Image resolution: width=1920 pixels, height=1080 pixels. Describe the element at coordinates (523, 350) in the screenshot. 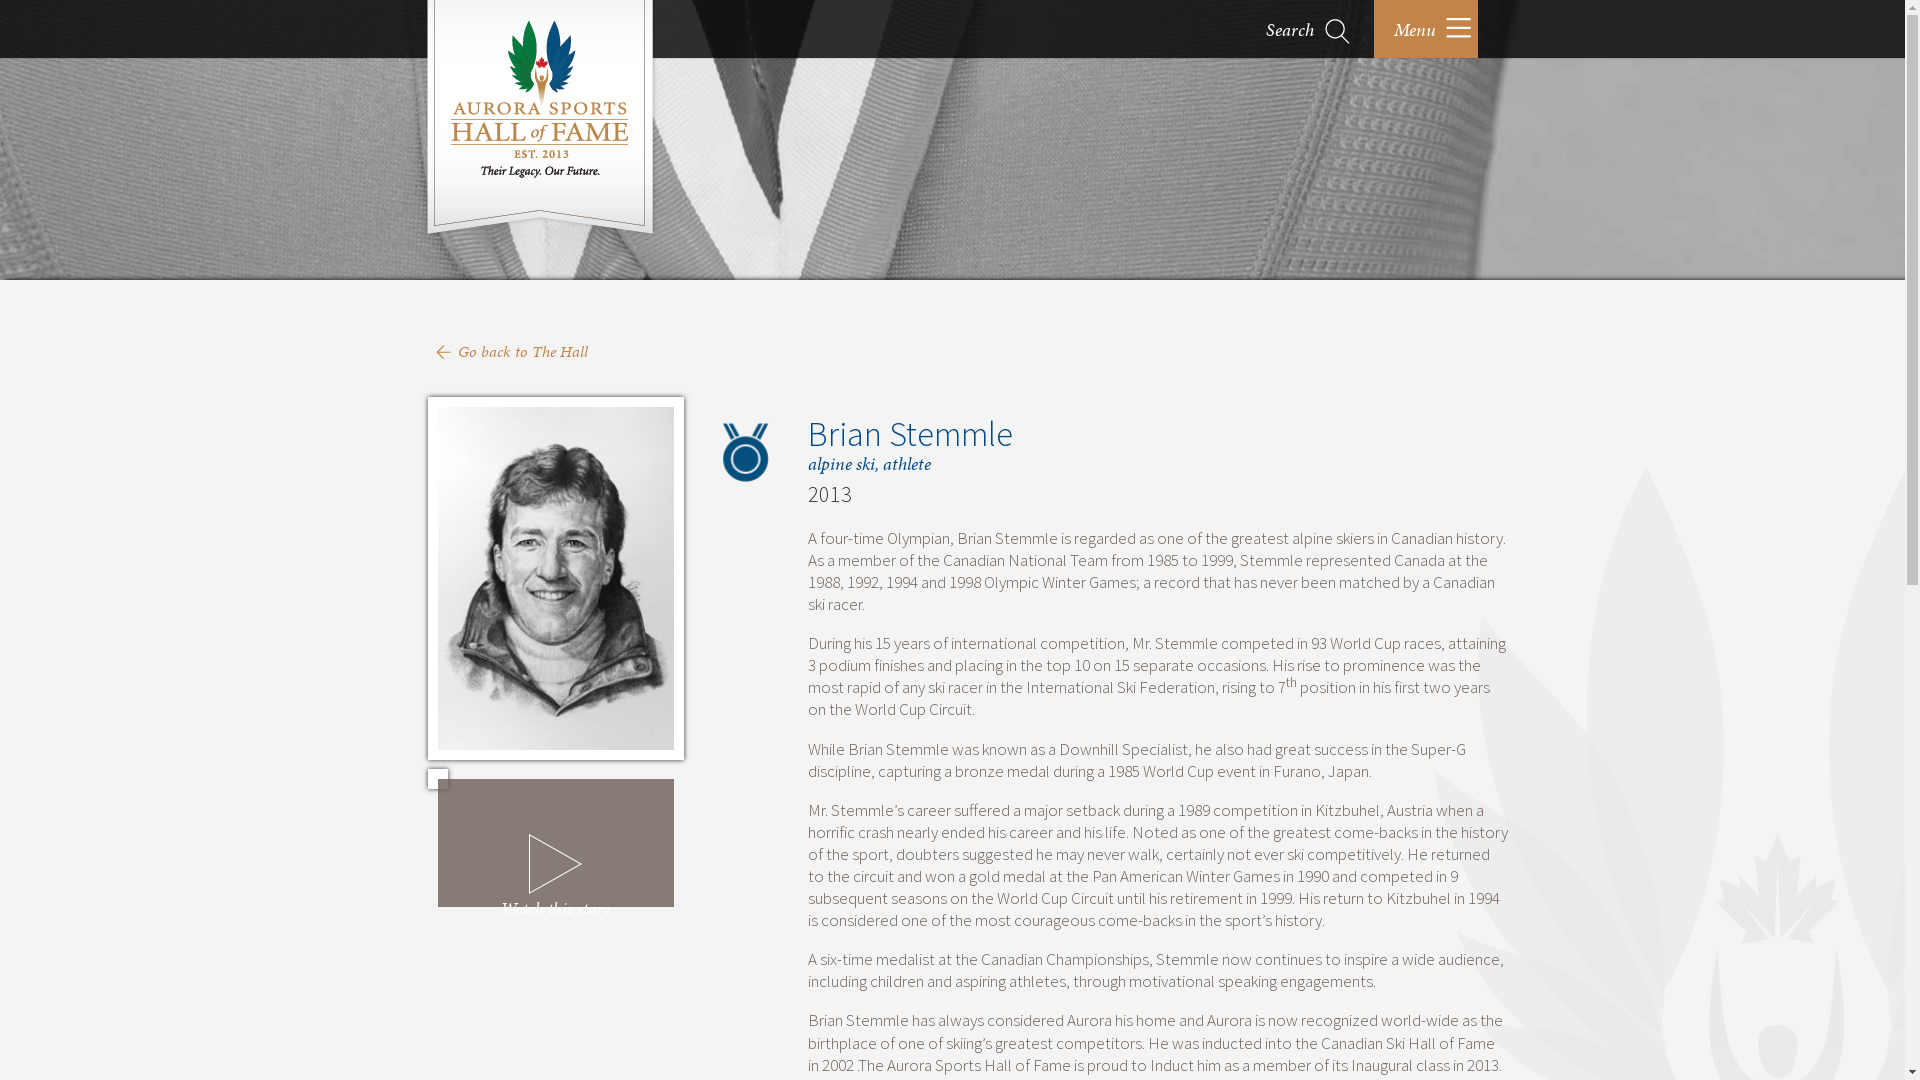

I see `'Go back to The Hall'` at that location.